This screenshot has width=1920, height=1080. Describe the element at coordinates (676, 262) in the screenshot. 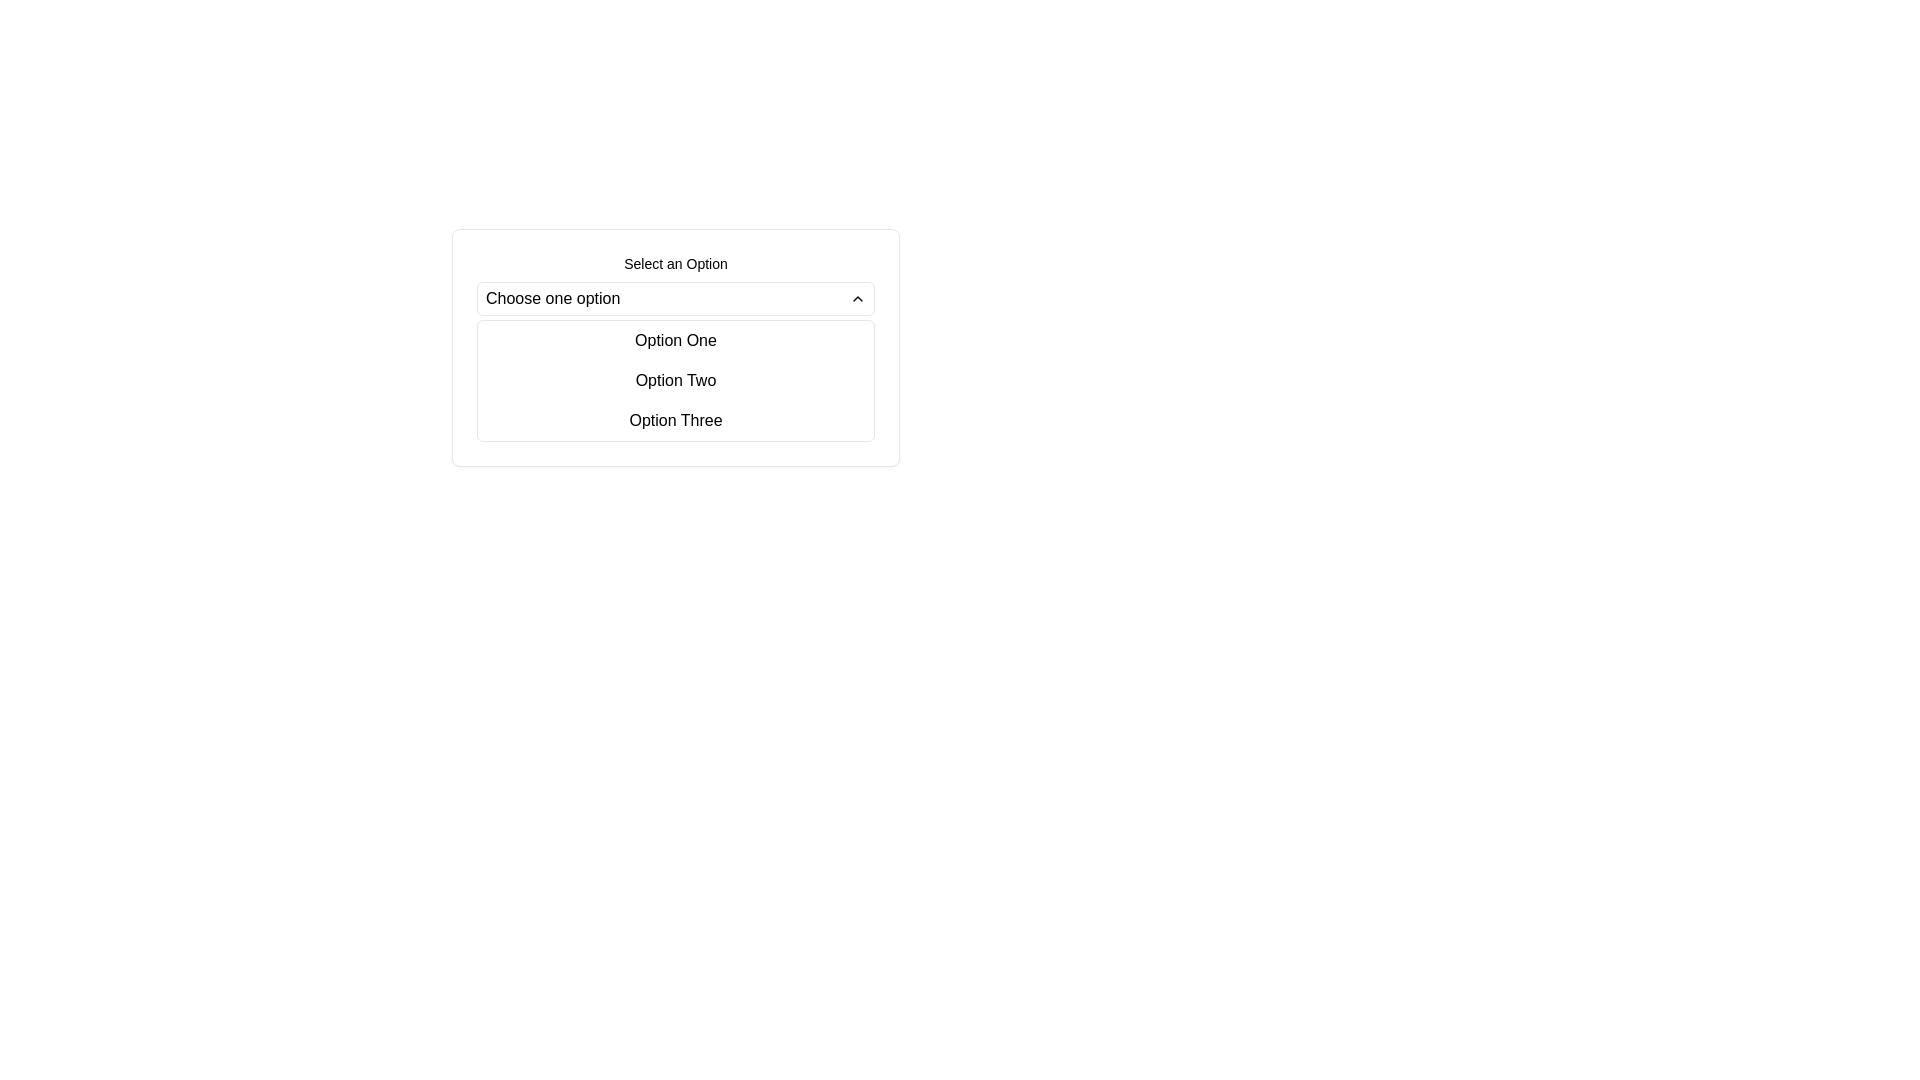

I see `the label that provides context for the dropdown menu, positioned directly above the 'Choose one option' dropdown` at that location.